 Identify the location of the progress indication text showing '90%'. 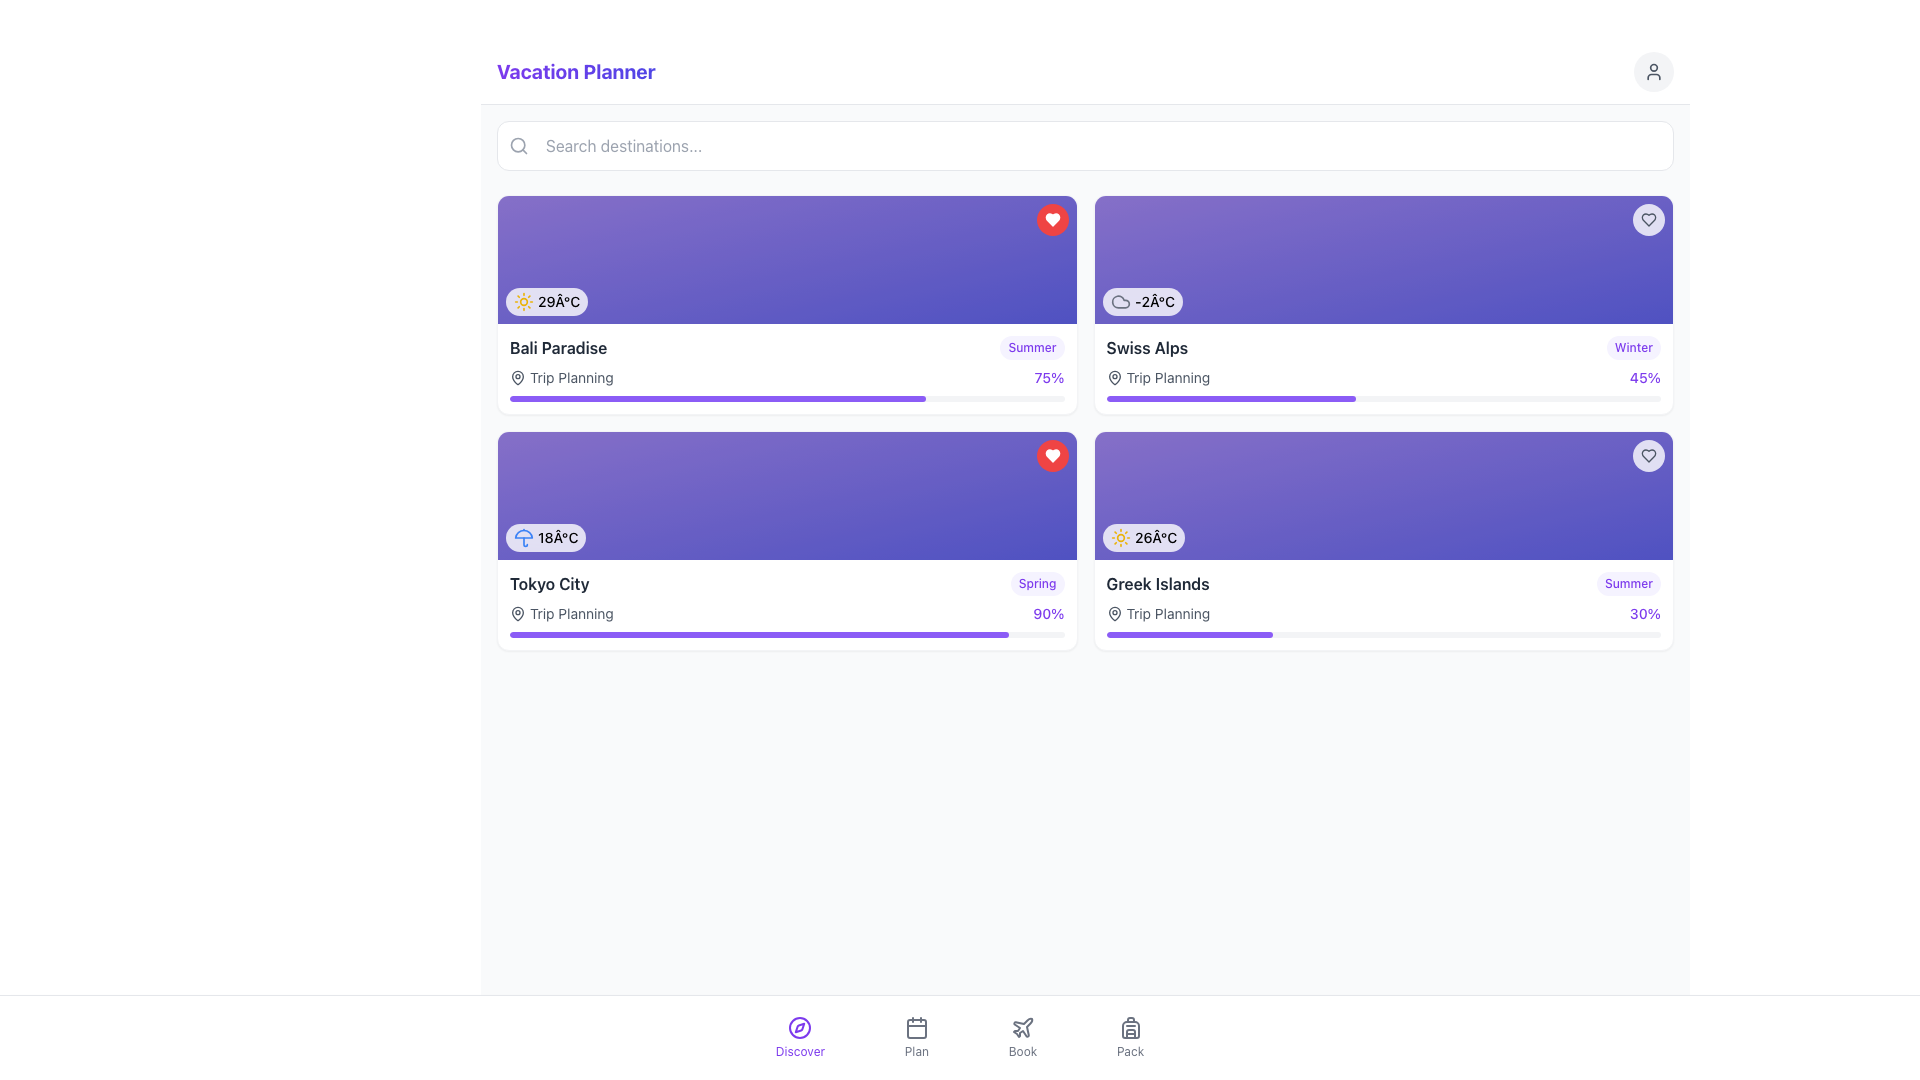
(1047, 612).